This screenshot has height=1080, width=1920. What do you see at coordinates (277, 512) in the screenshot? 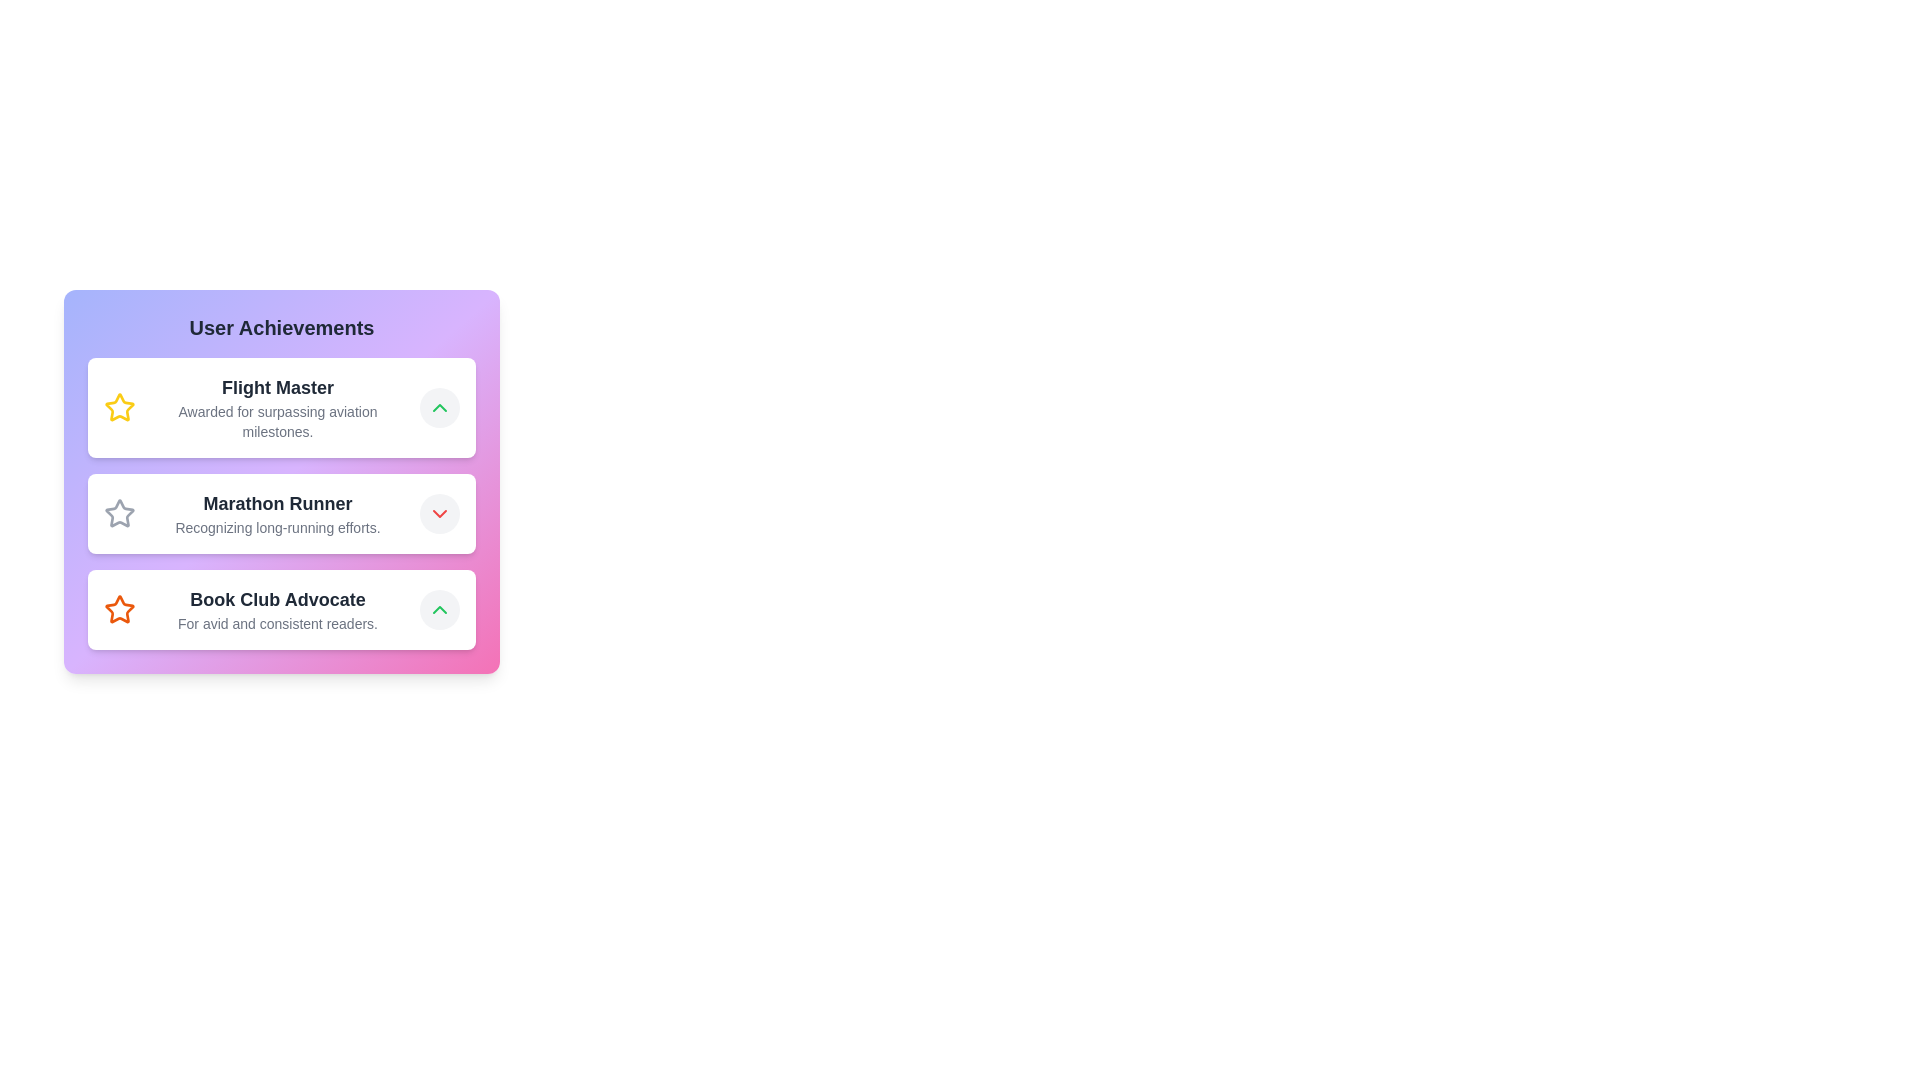
I see `the text display element titled 'Marathon Runner' which recognizes long-running efforts, located in the list of user achievements` at bounding box center [277, 512].